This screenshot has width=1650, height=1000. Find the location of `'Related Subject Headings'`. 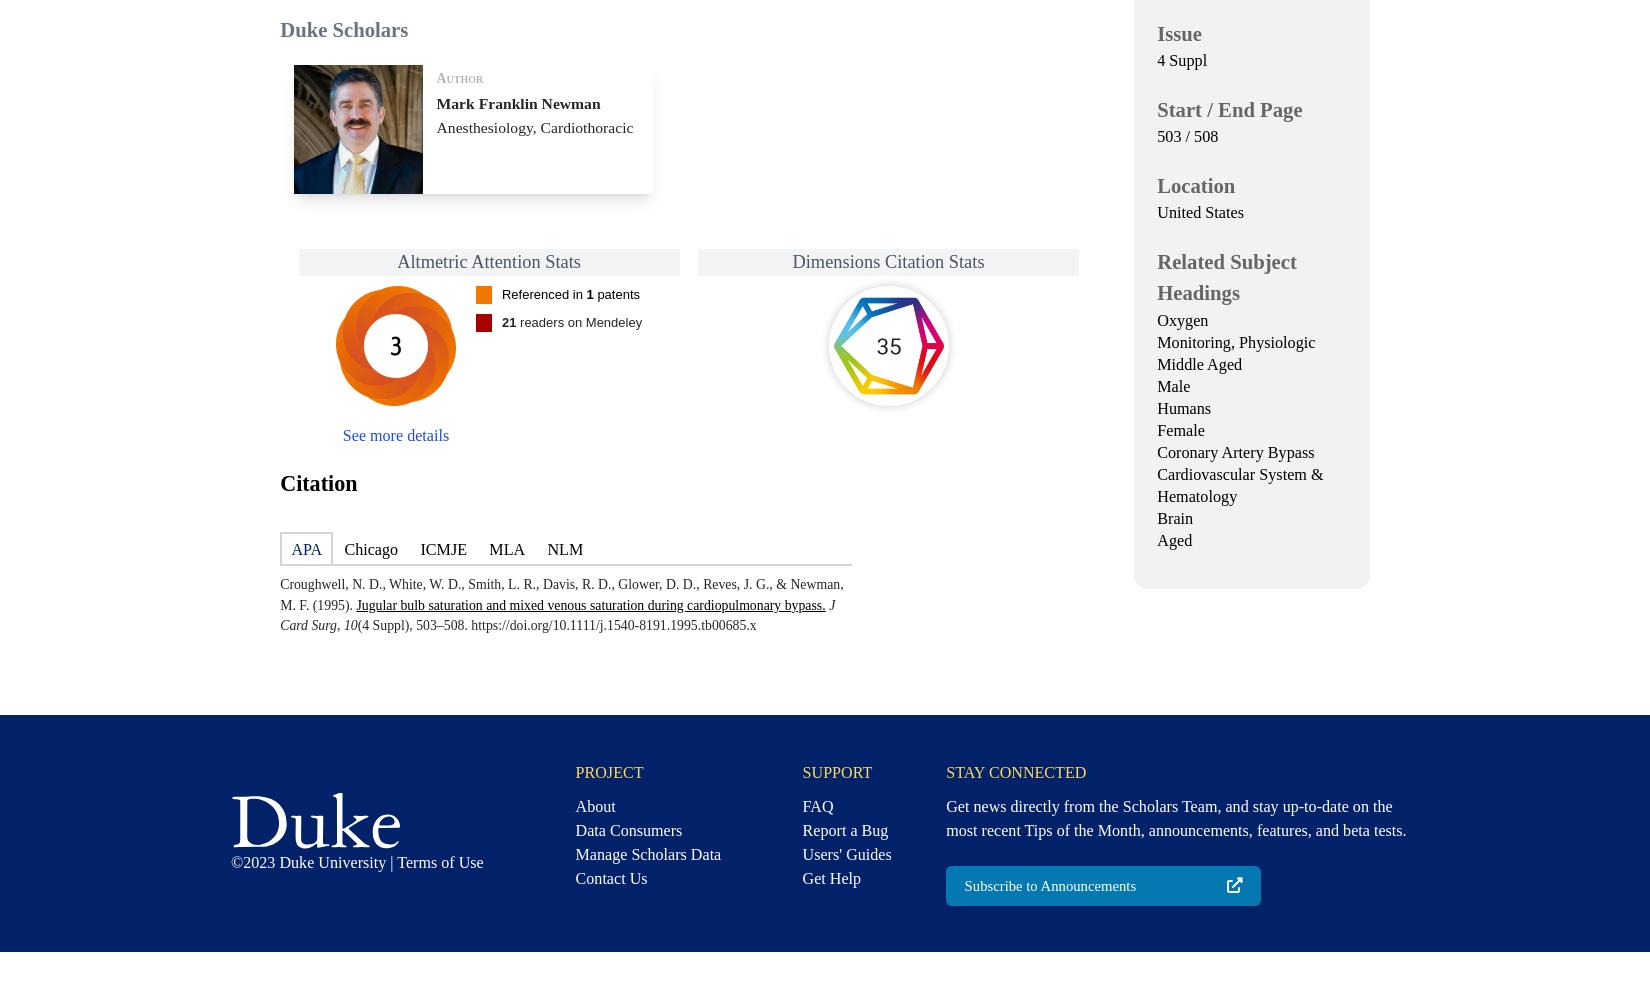

'Related Subject Headings' is located at coordinates (1226, 277).